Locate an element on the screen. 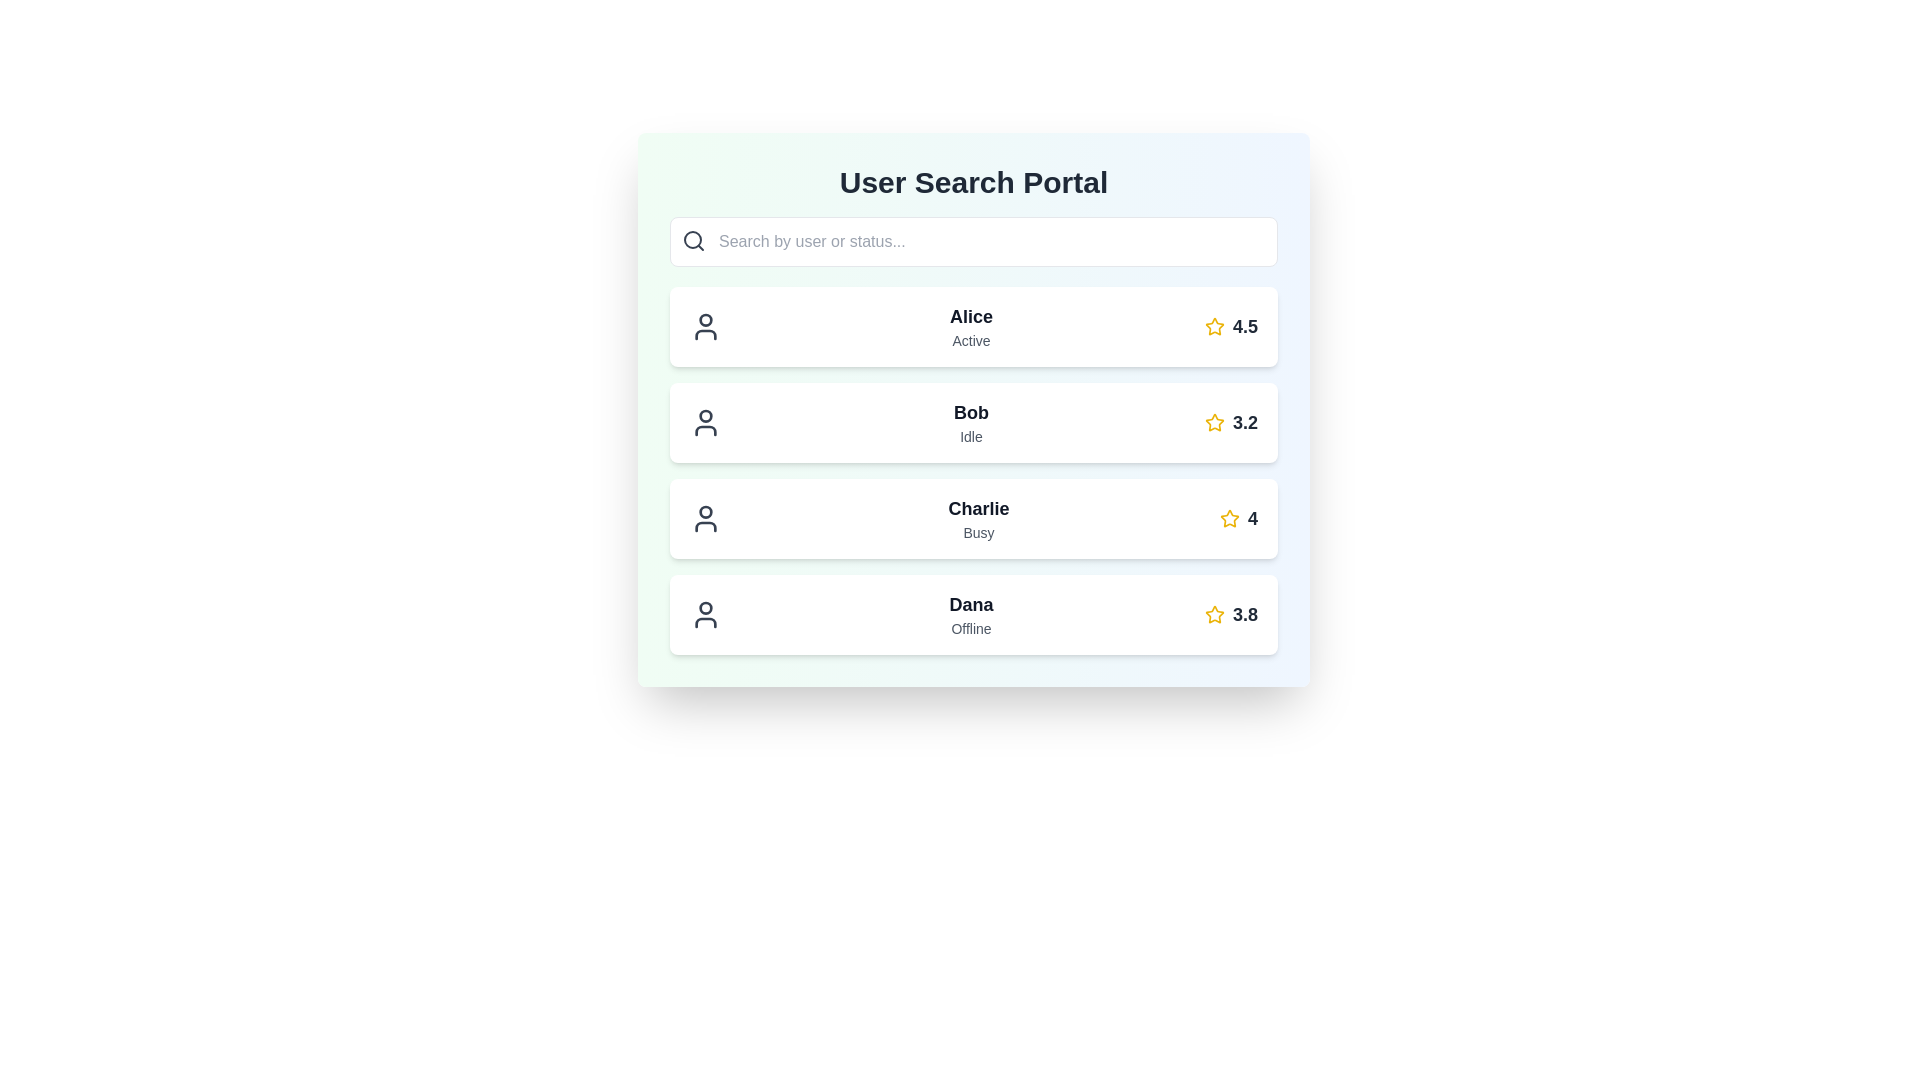 The image size is (1920, 1080). the rating display box for user 'Alice', which is positioned at the rightmost side of the card next to the 'Active' status text is located at coordinates (1229, 326).